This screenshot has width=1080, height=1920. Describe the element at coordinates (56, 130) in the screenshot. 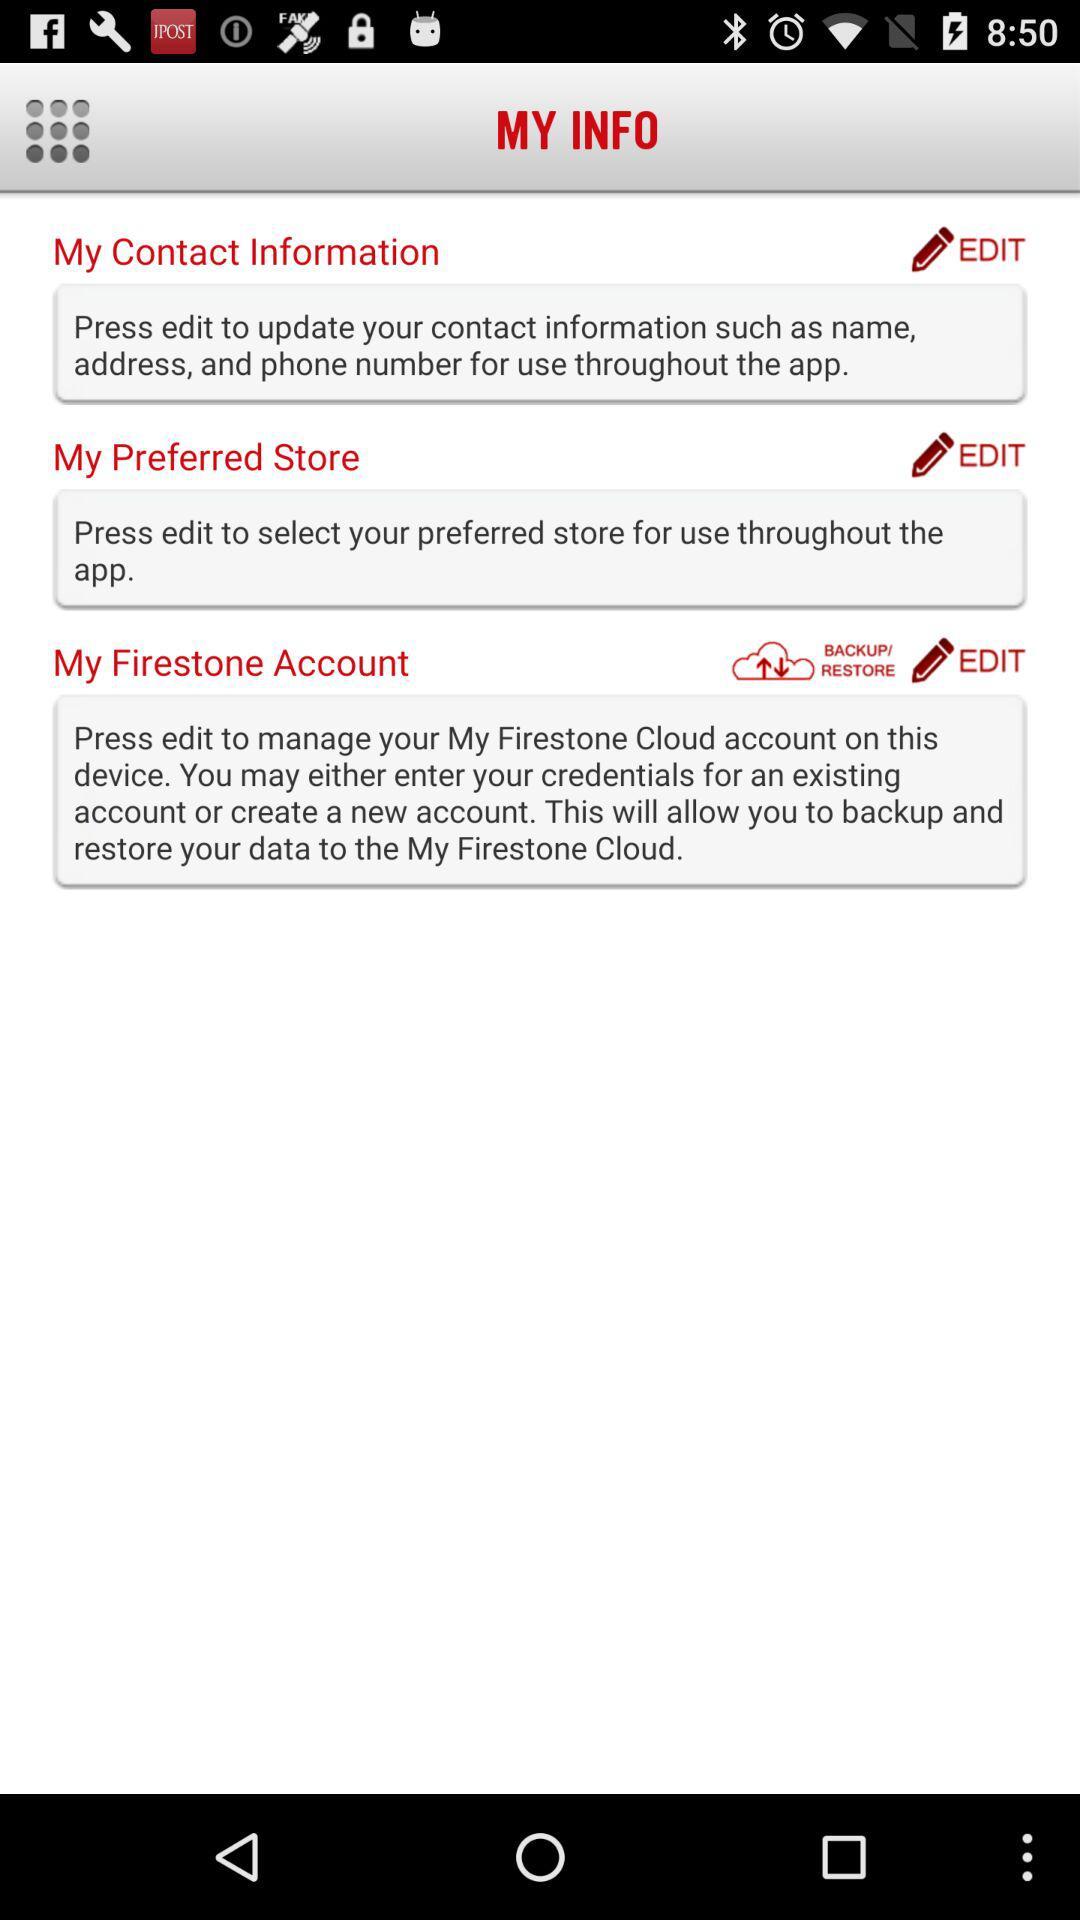

I see `icon at the top left corner` at that location.